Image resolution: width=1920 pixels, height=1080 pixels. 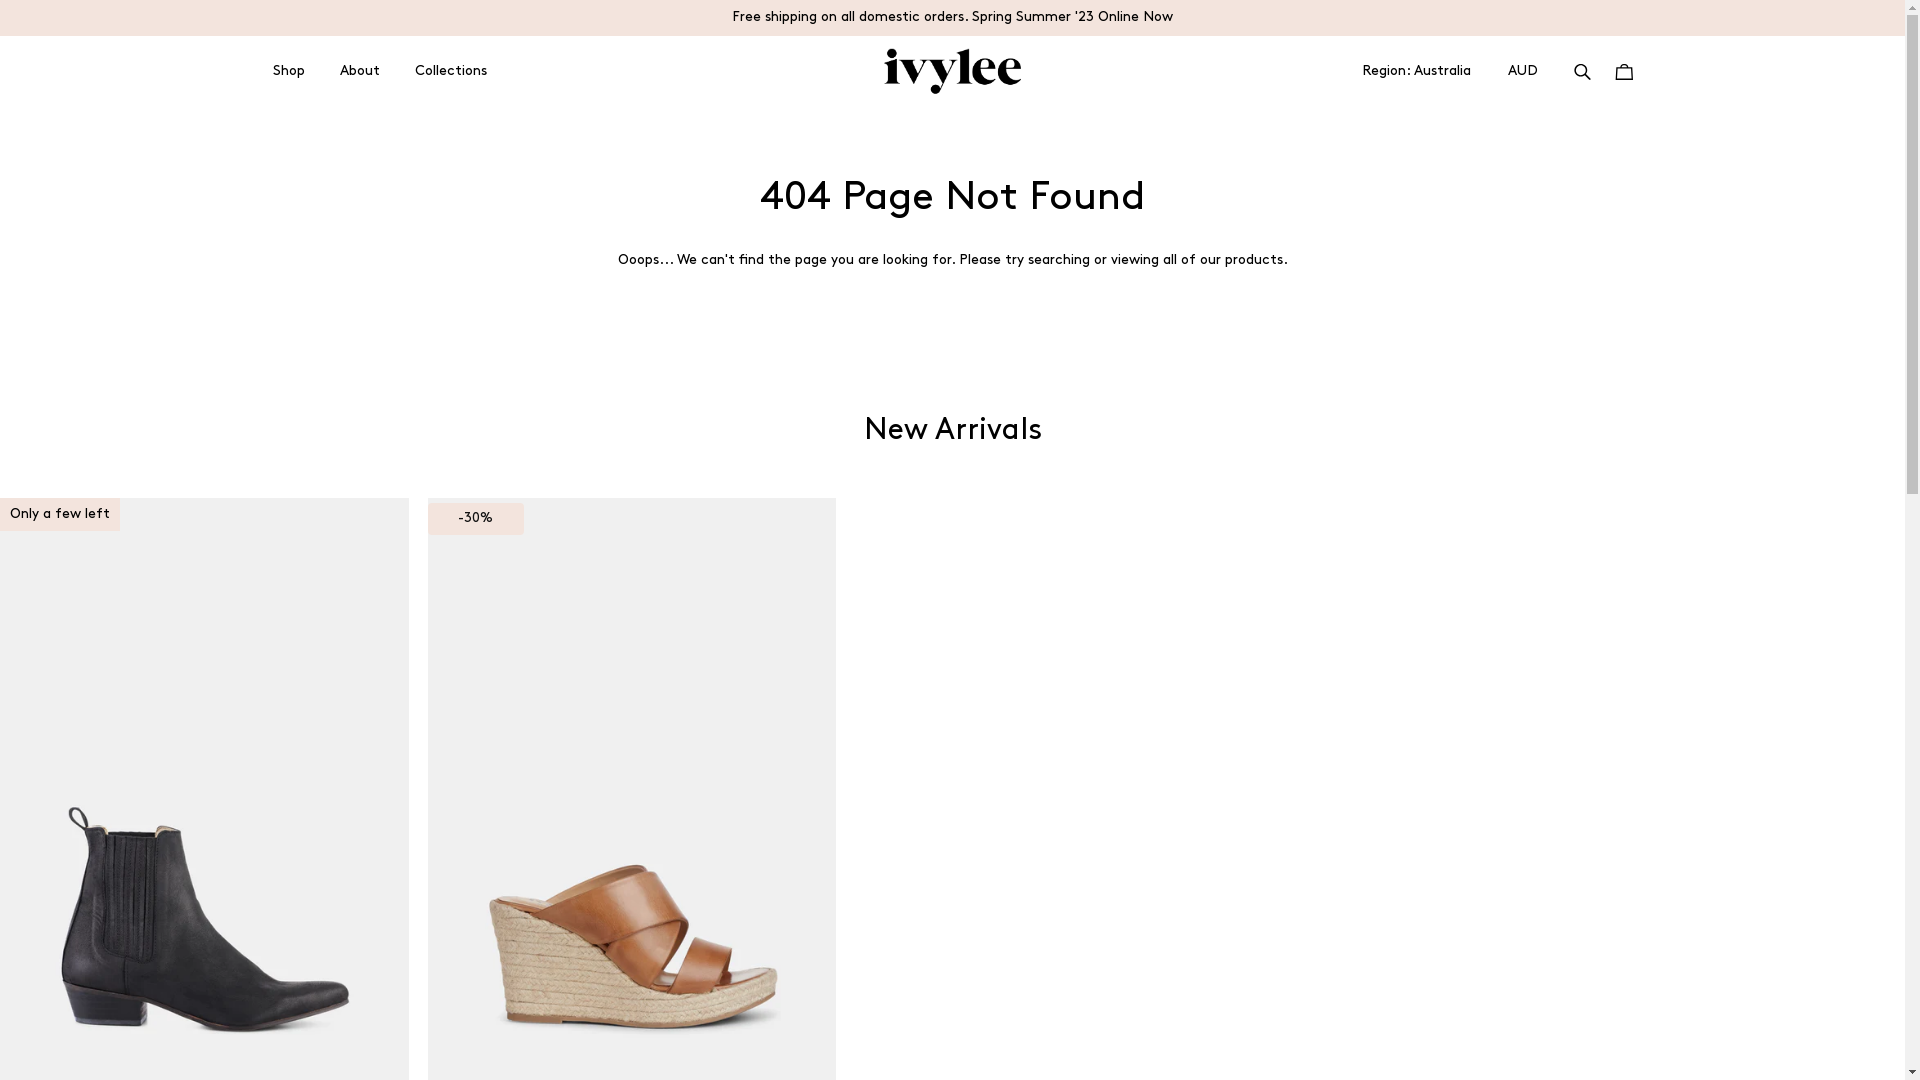 I want to click on 'Collections', so click(x=449, y=71).